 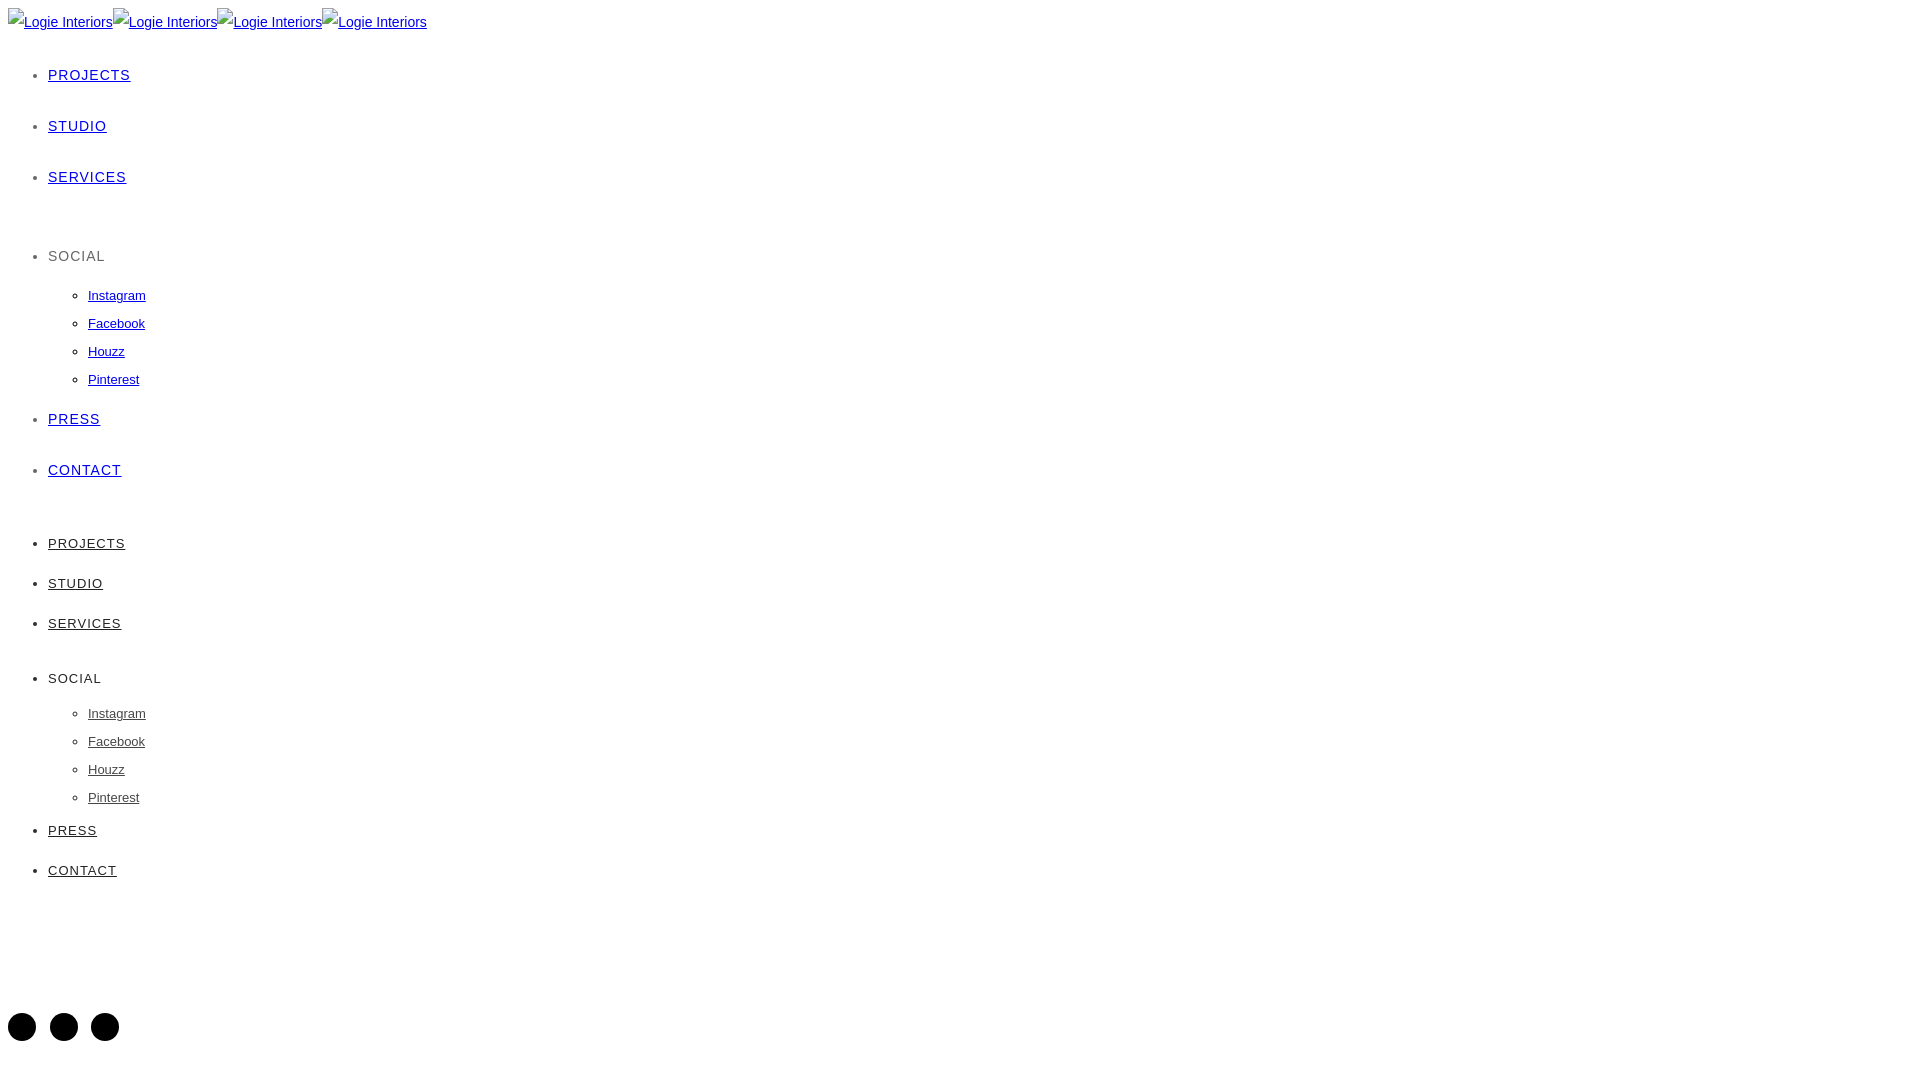 I want to click on 'Instagram', so click(x=115, y=295).